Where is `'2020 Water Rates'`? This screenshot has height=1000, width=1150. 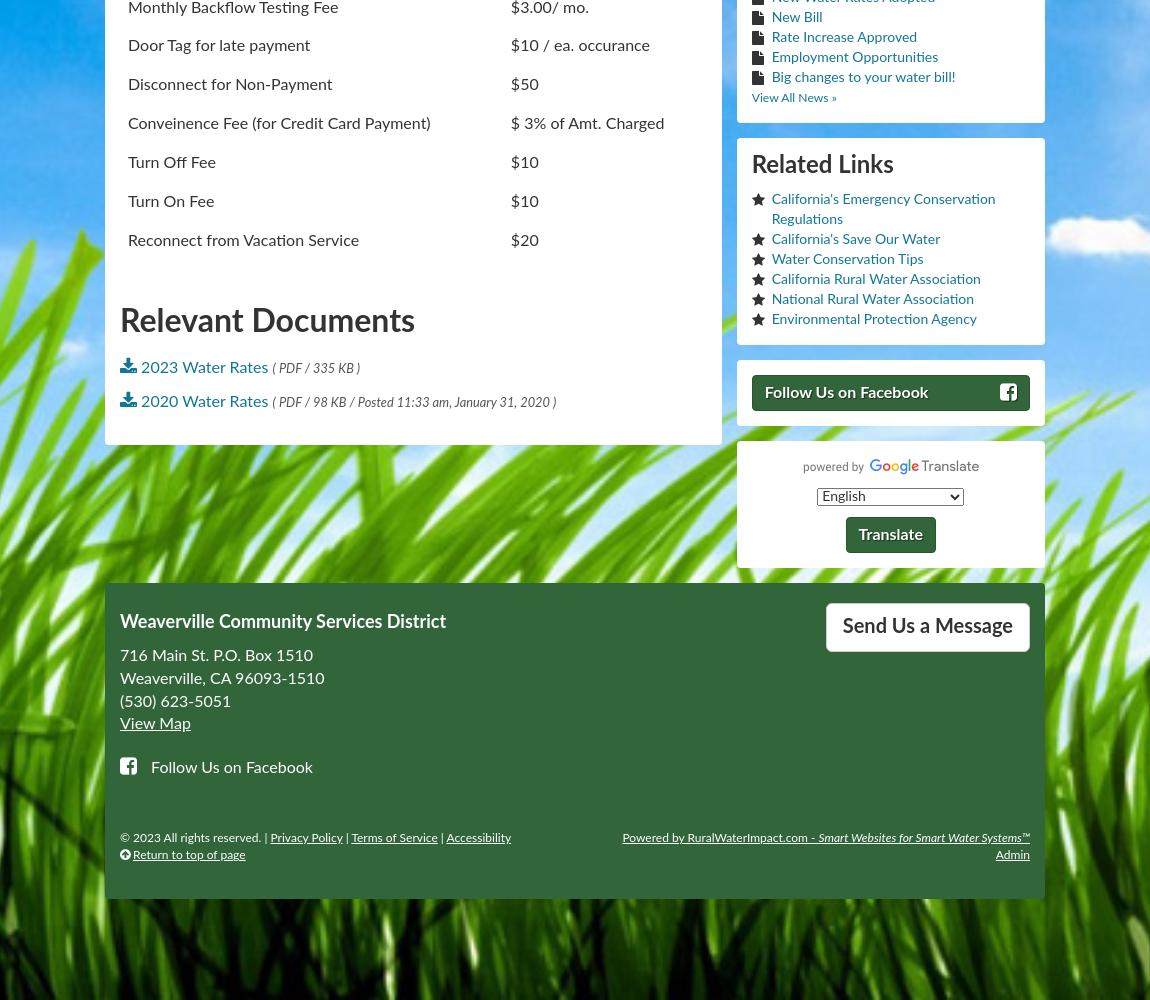
'2020 Water Rates' is located at coordinates (203, 402).